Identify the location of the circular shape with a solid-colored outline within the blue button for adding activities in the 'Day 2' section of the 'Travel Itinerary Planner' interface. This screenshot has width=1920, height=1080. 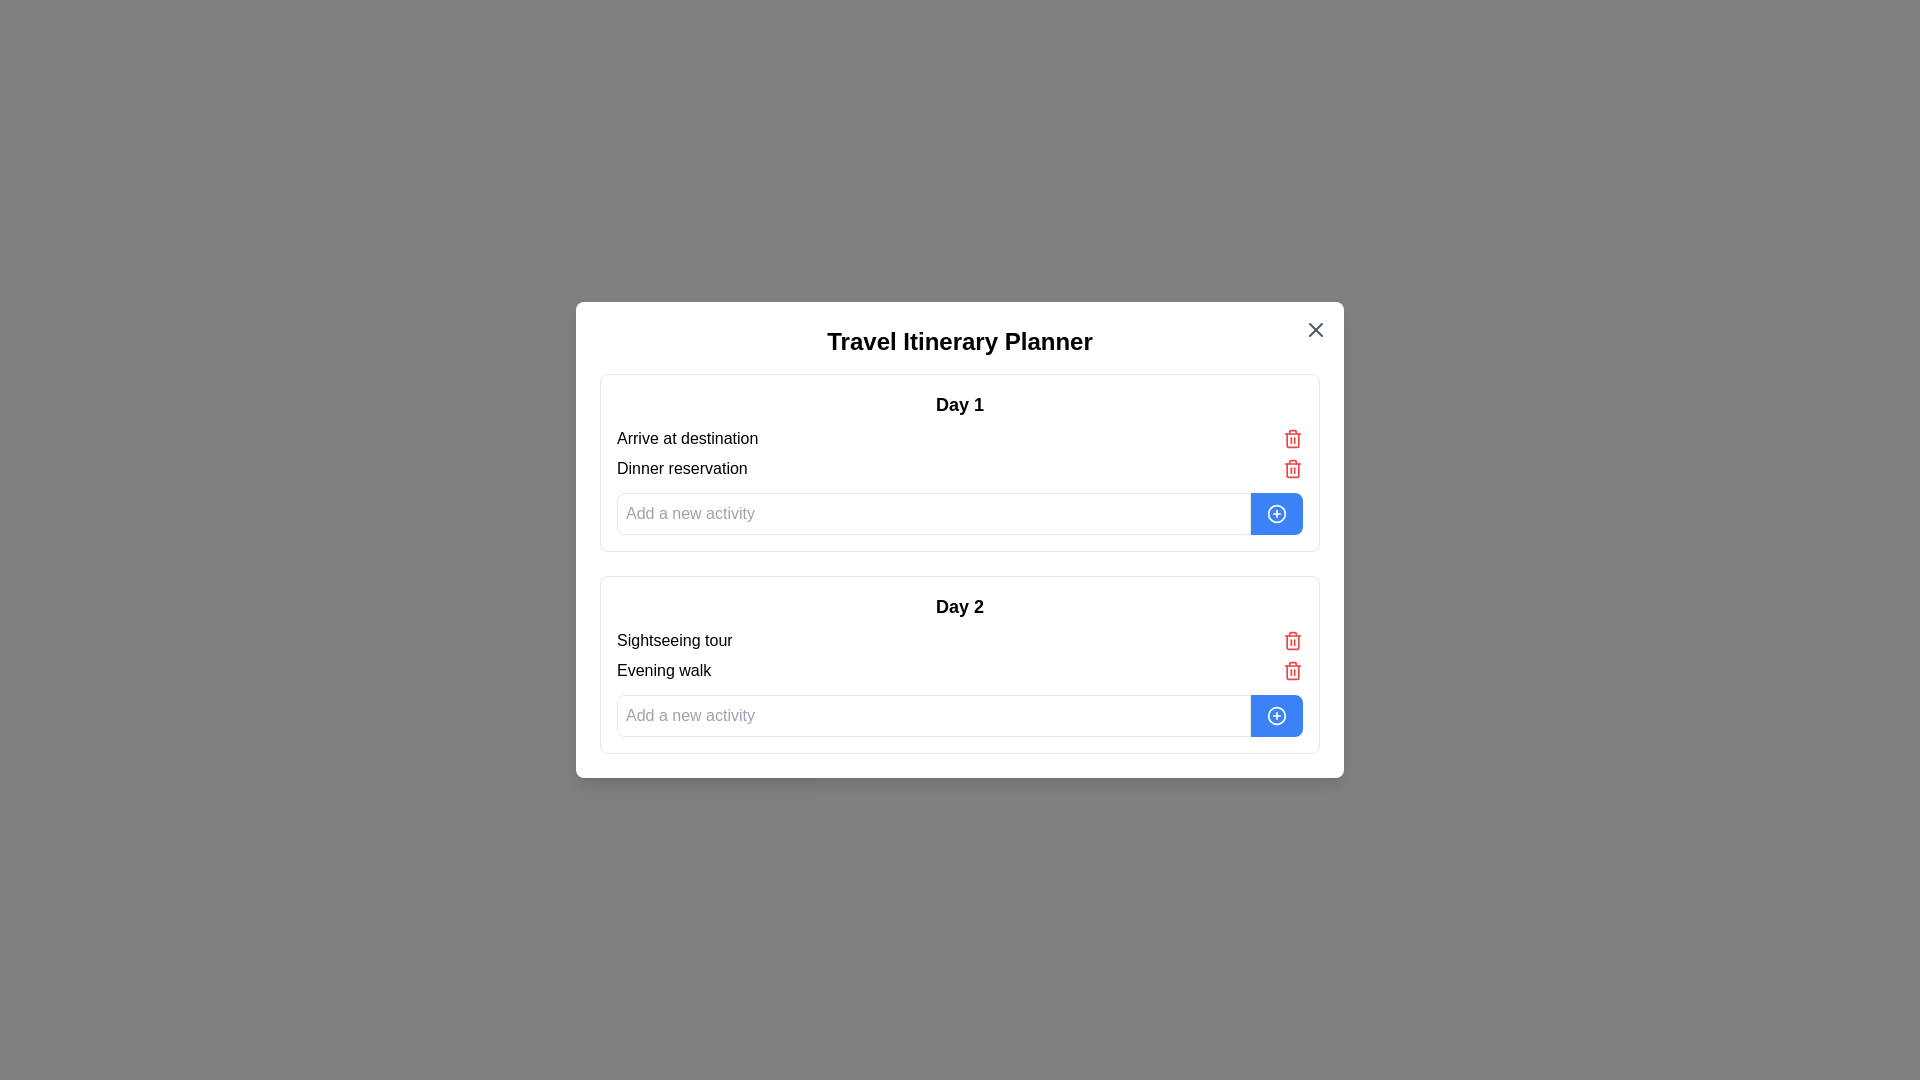
(1275, 715).